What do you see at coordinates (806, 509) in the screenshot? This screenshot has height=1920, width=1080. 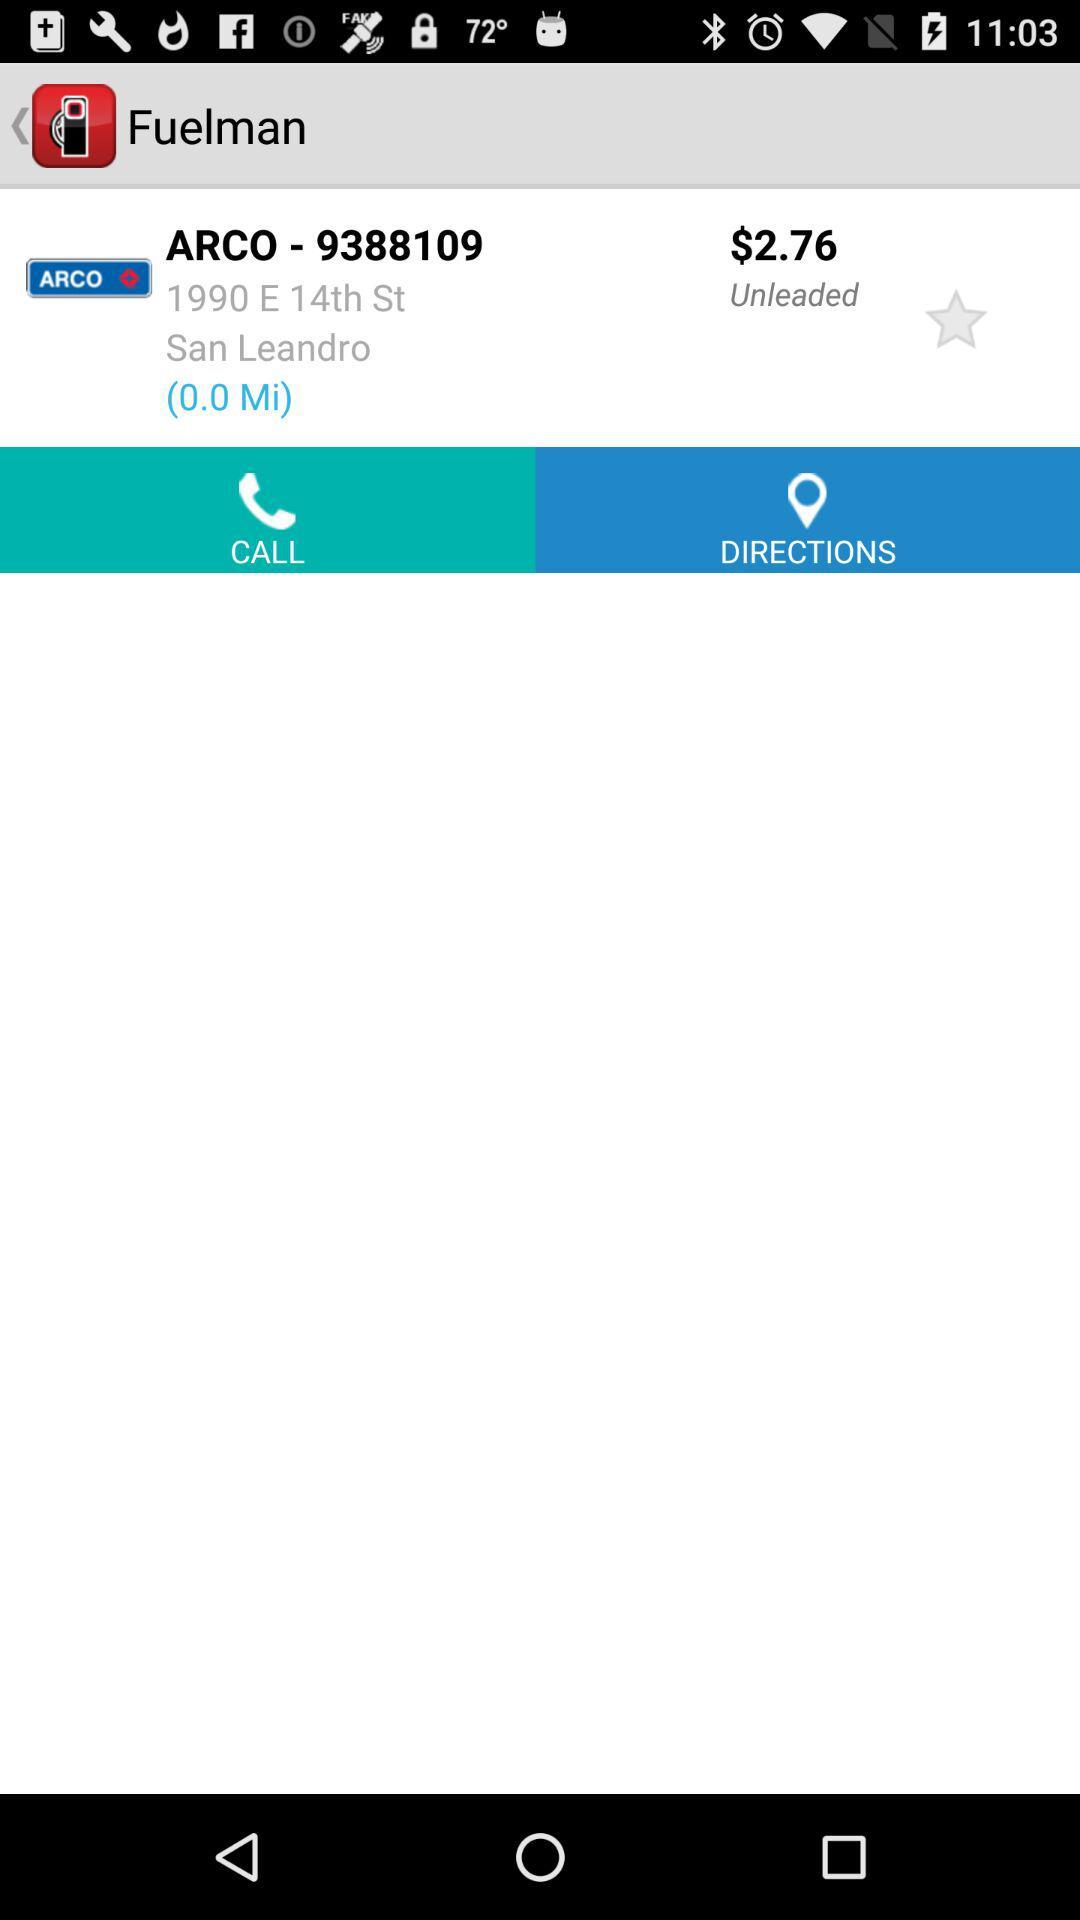 I see `the directions button` at bounding box center [806, 509].